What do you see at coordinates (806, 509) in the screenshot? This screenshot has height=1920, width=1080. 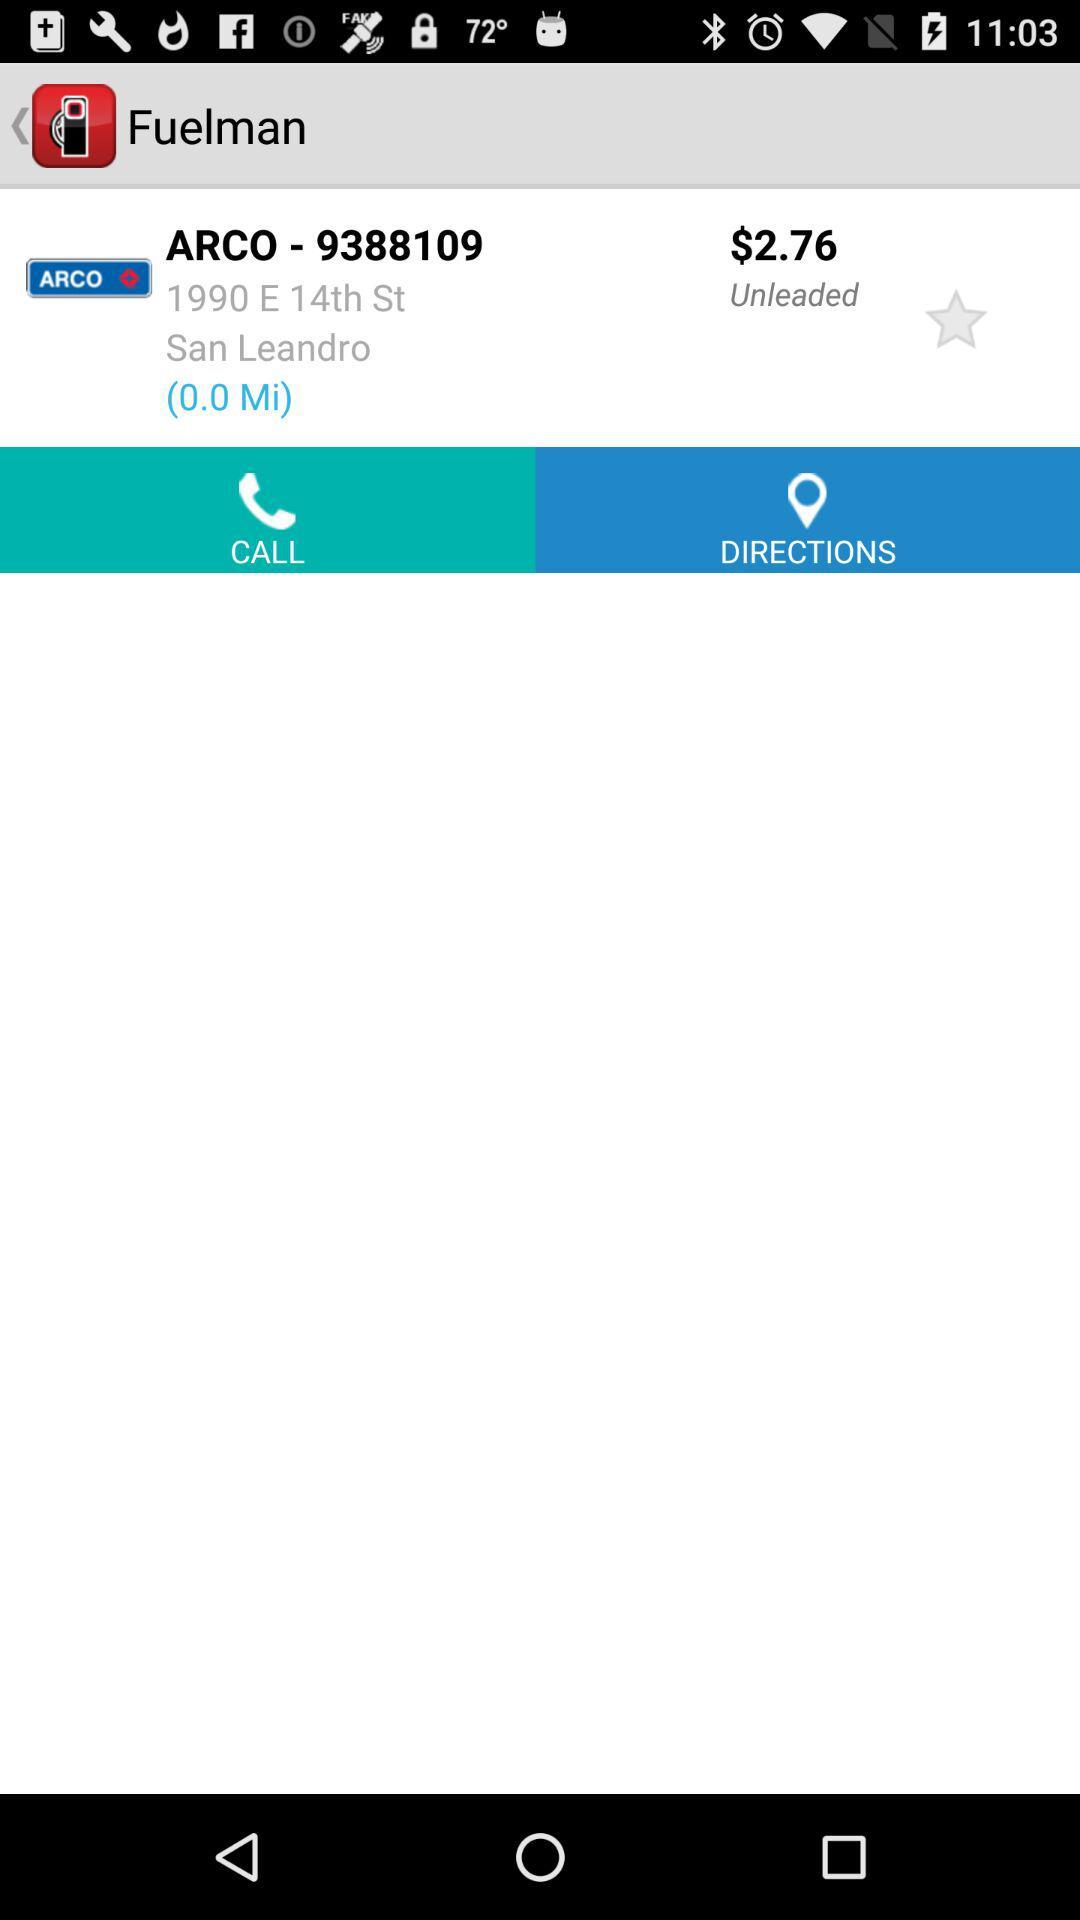 I see `the directions button` at bounding box center [806, 509].